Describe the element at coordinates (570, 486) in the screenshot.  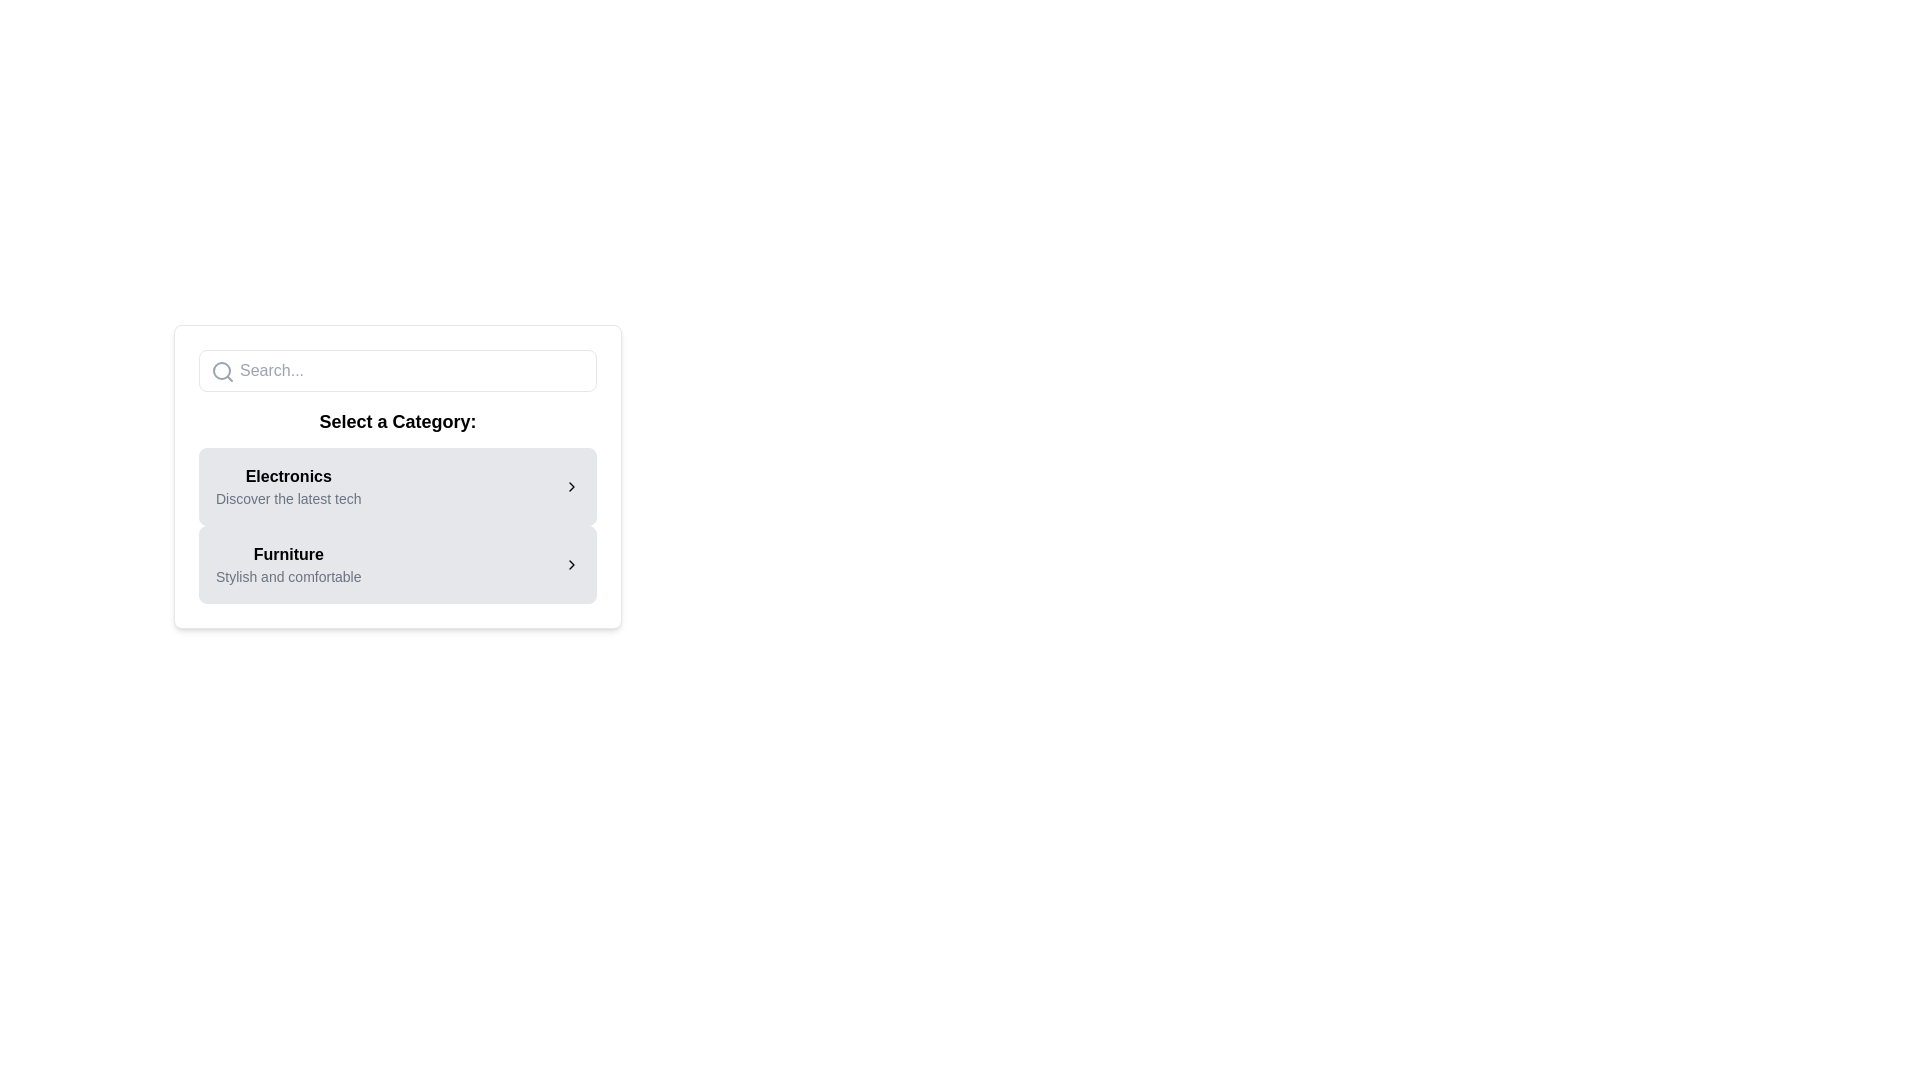
I see `the Chevron Icon Button located to the far right of the 'Electronics' category item in the 'Select a Category' section` at that location.